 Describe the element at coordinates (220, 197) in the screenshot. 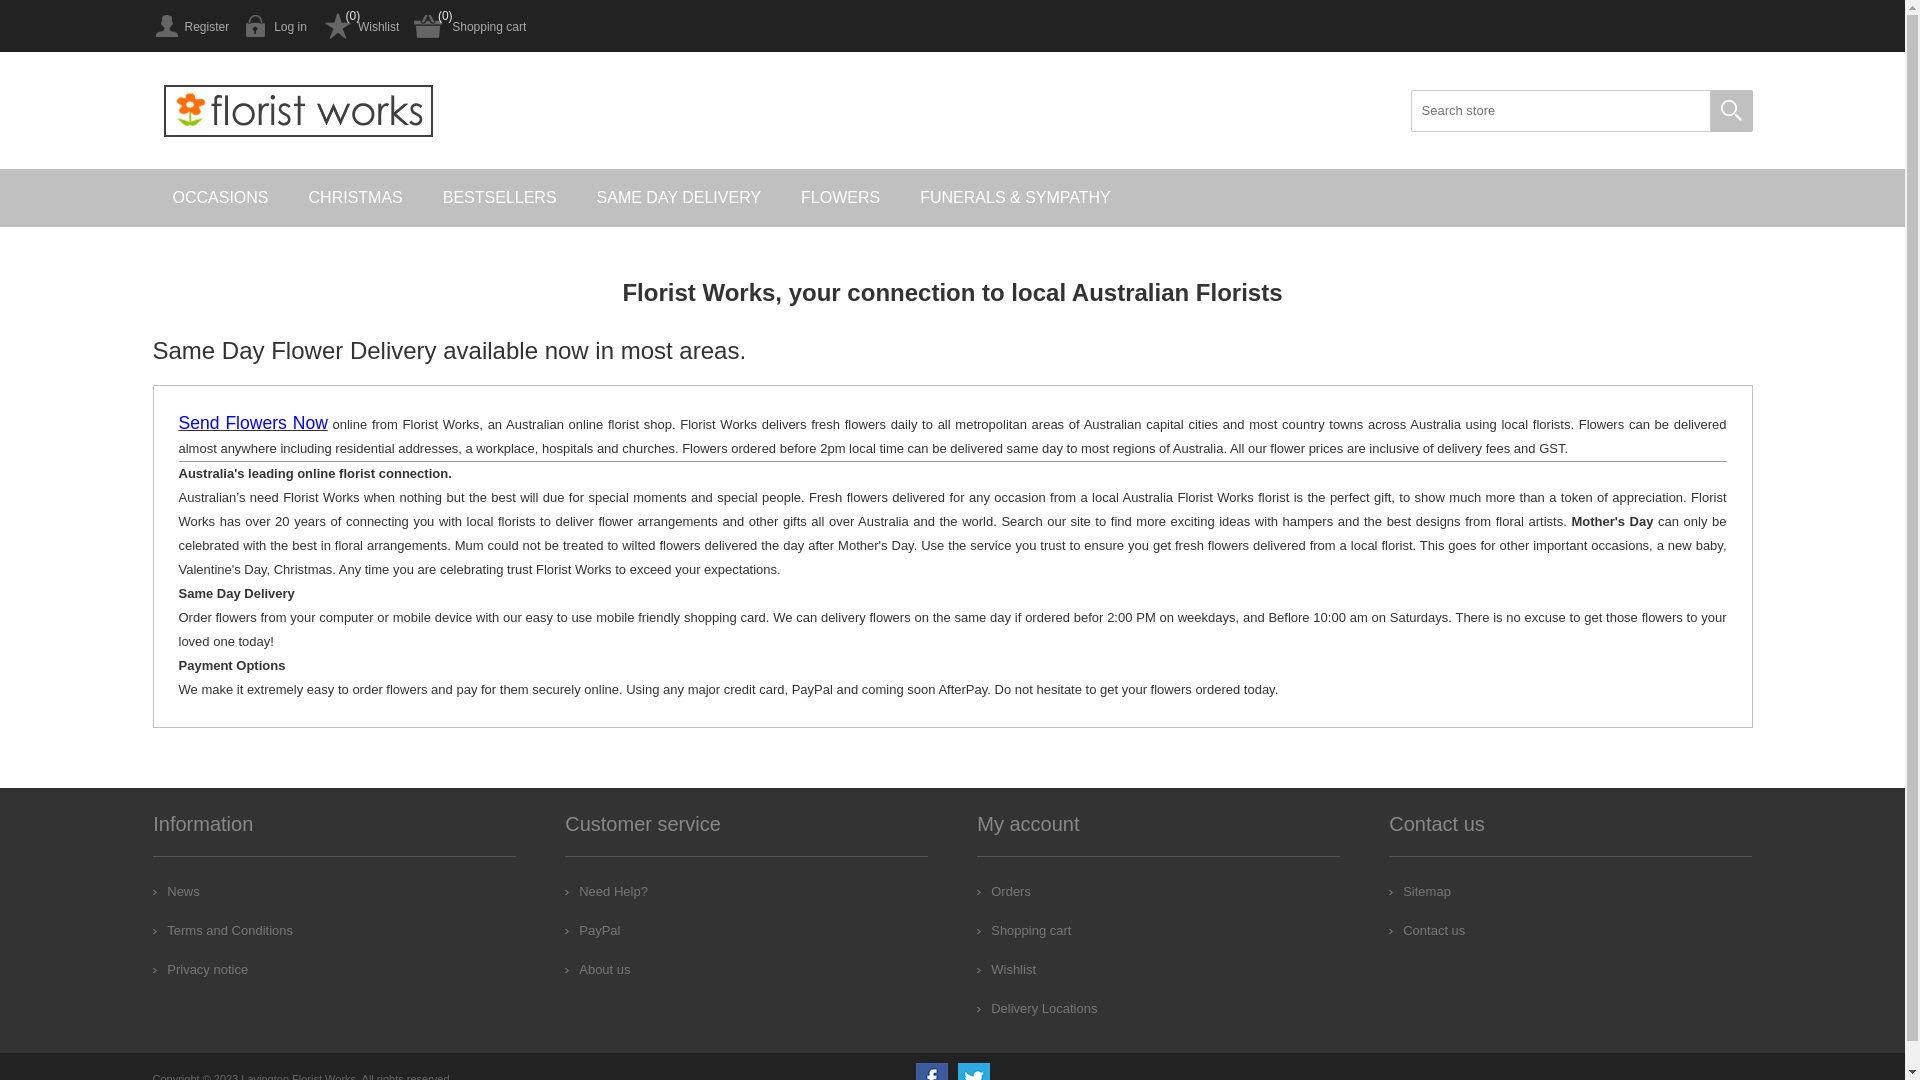

I see `'OCCASIONS'` at that location.